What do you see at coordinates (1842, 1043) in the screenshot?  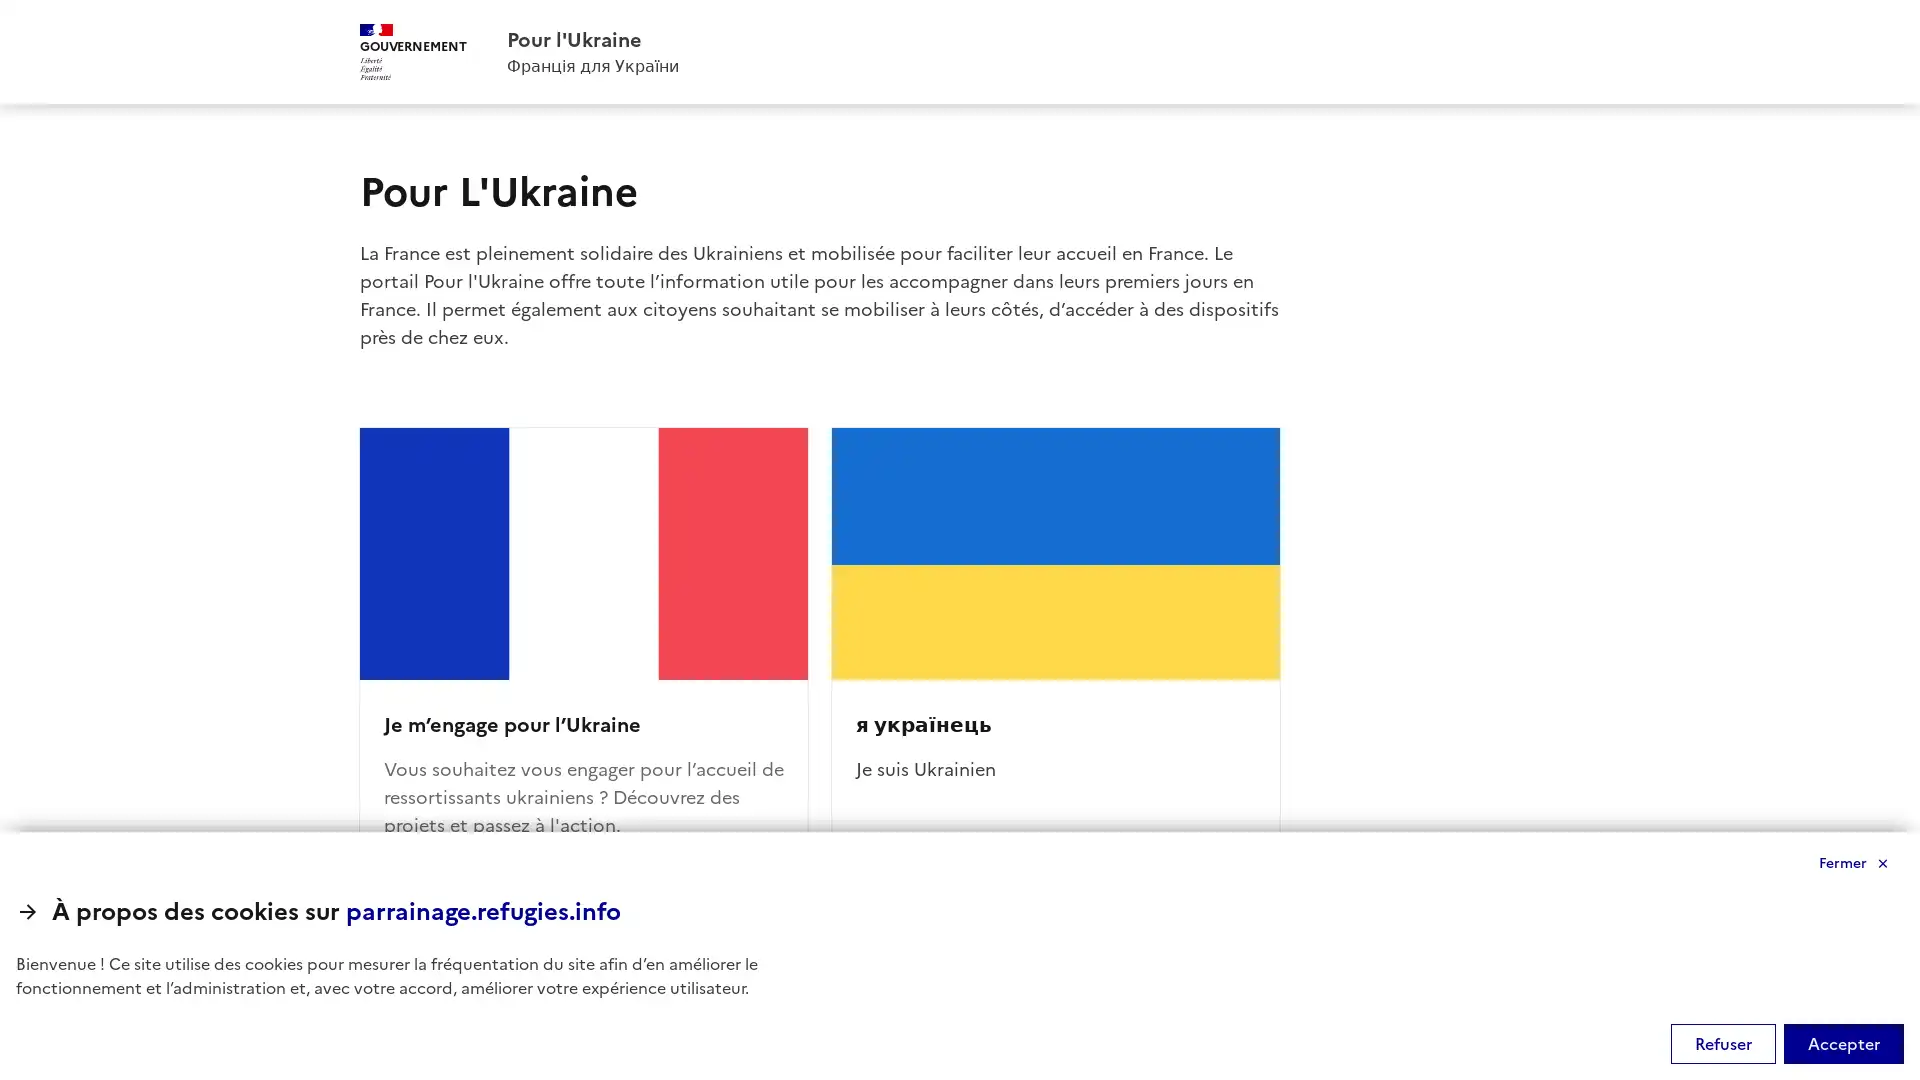 I see `Accepter` at bounding box center [1842, 1043].